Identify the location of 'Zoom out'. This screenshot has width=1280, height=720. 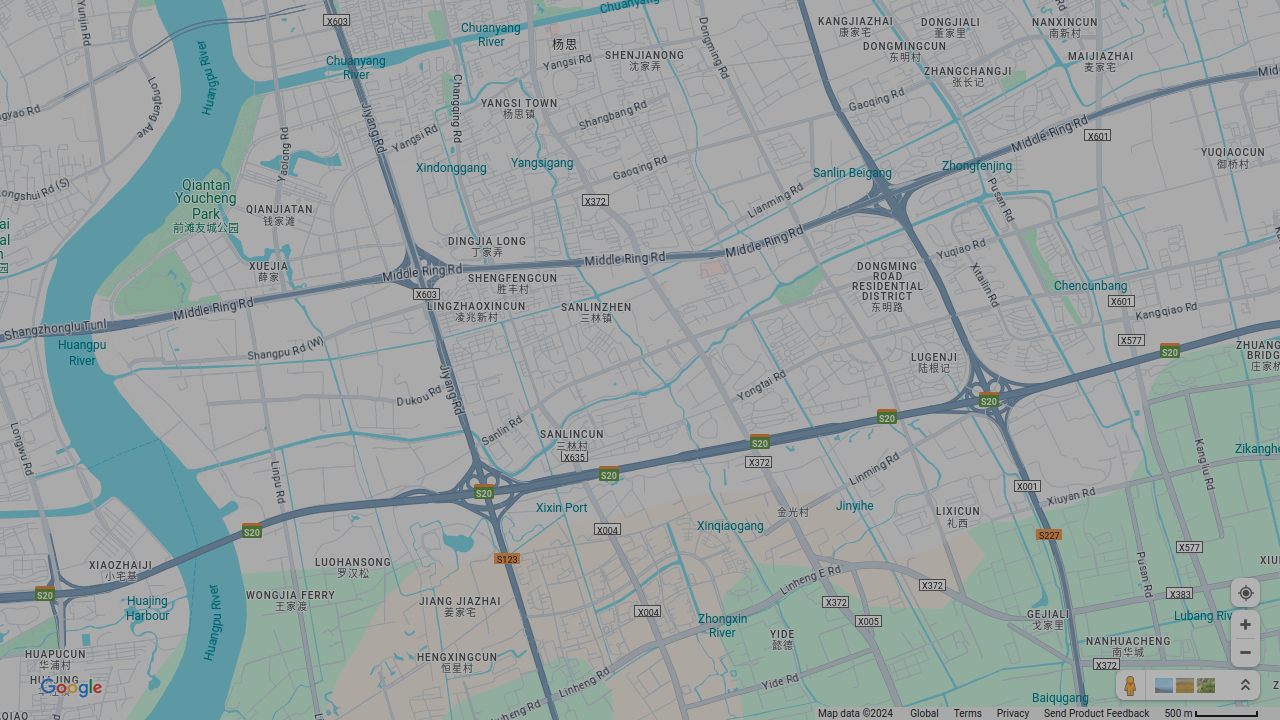
(1244, 652).